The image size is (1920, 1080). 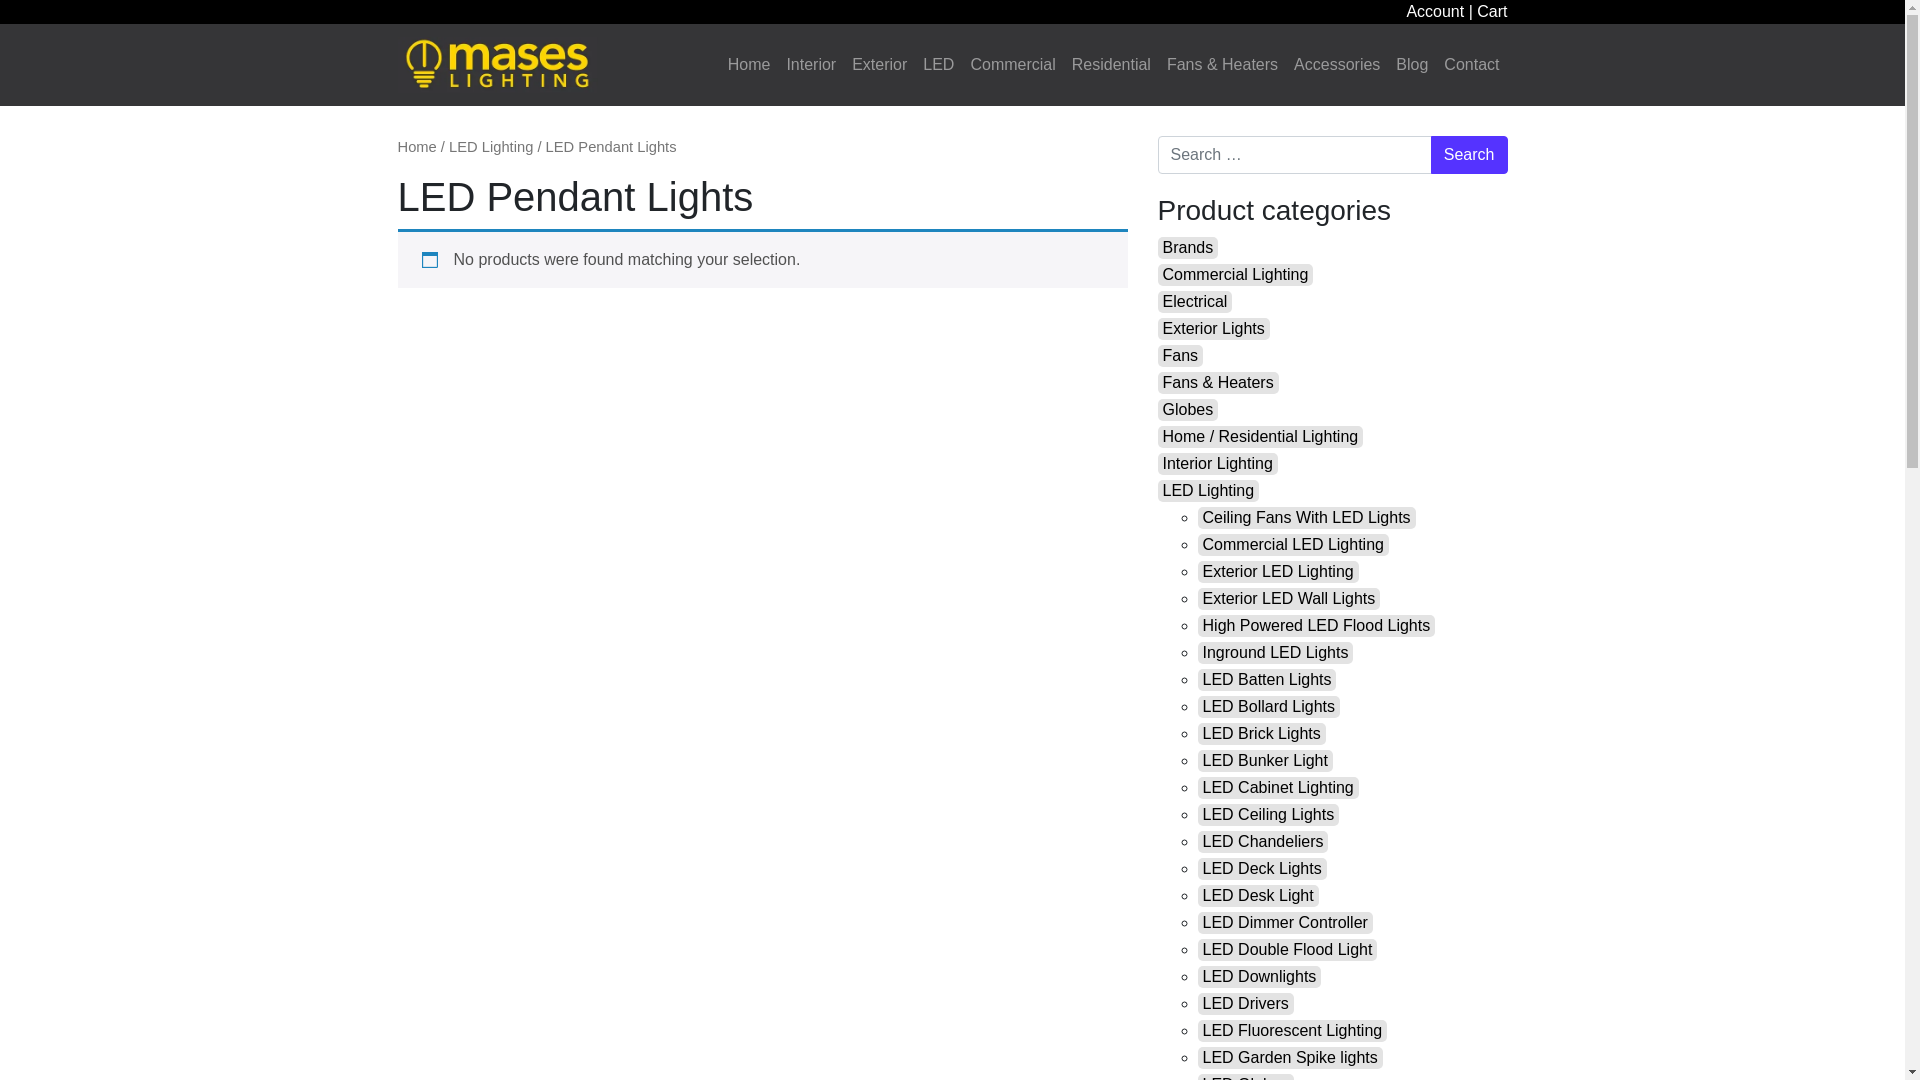 What do you see at coordinates (1306, 516) in the screenshot?
I see `'Ceiling Fans With LED Lights'` at bounding box center [1306, 516].